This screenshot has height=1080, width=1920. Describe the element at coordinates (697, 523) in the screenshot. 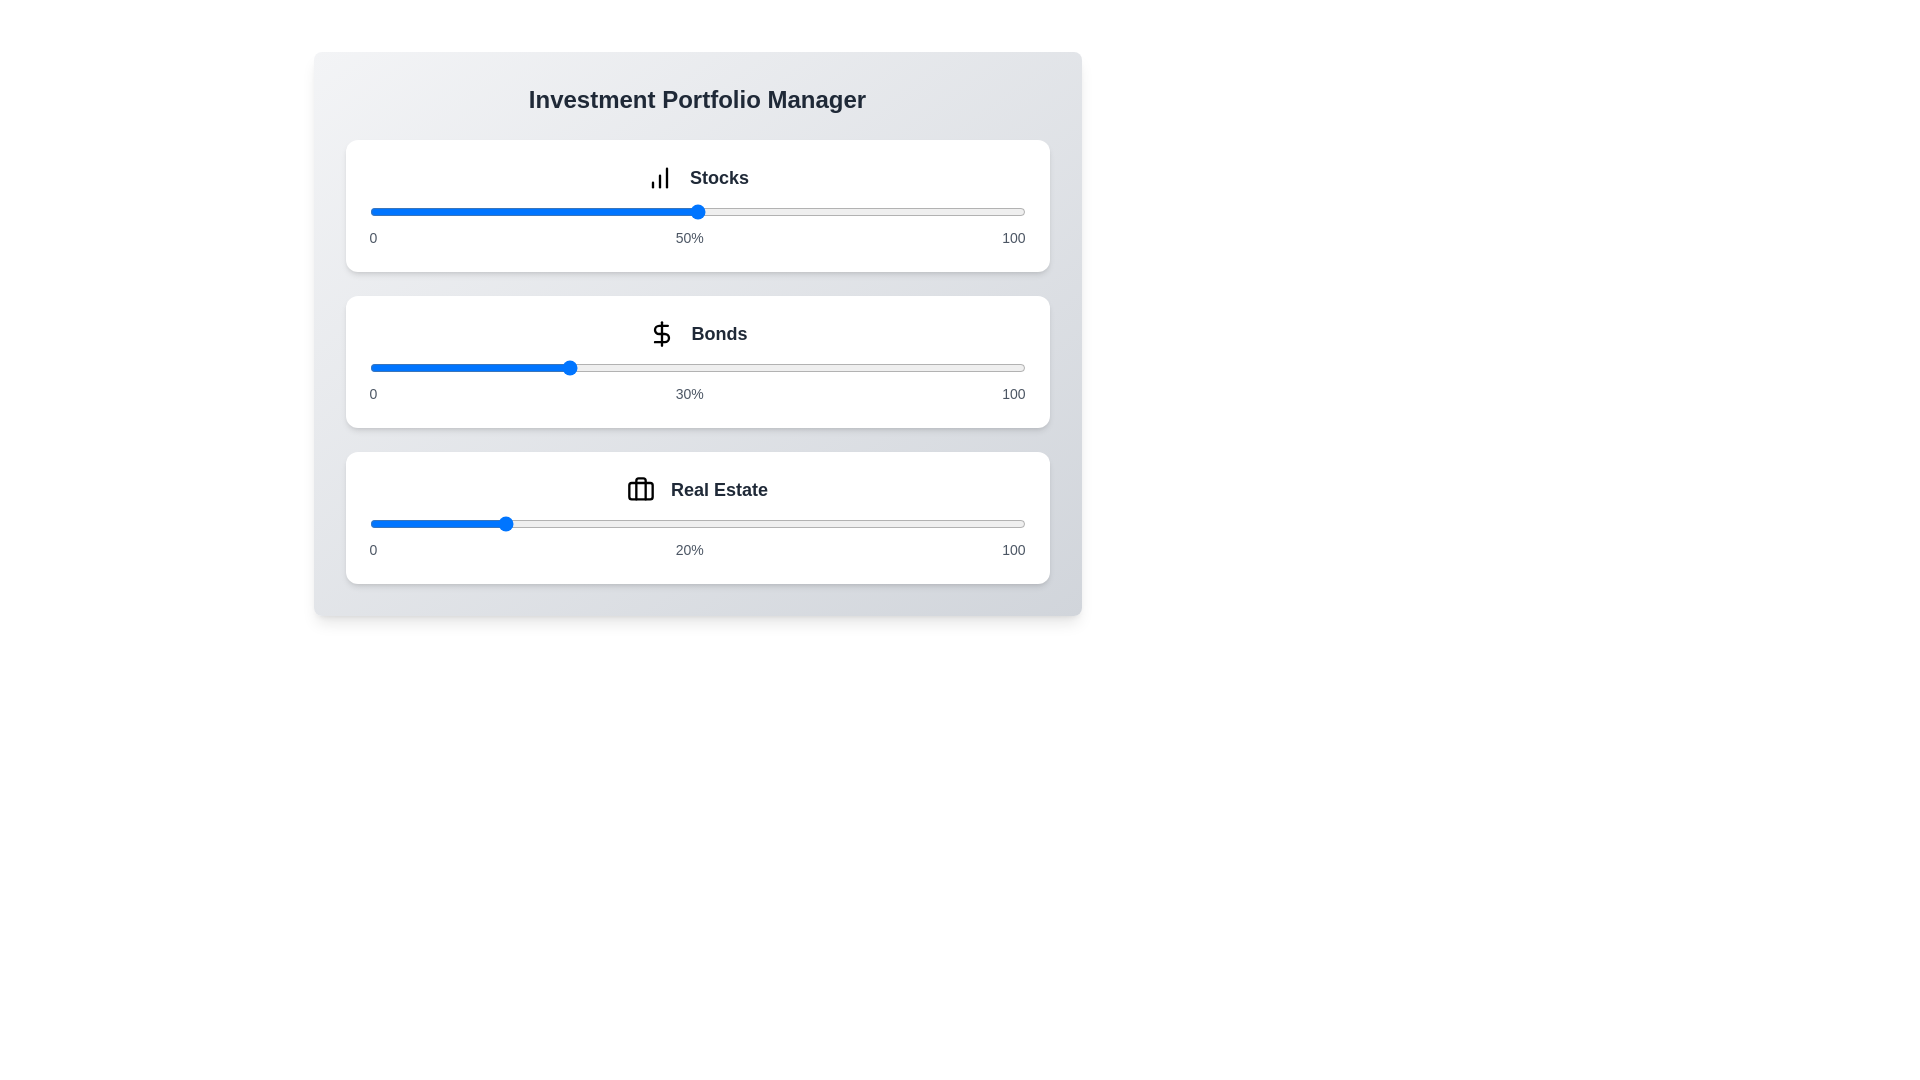

I see `the slider for Real Estate` at that location.